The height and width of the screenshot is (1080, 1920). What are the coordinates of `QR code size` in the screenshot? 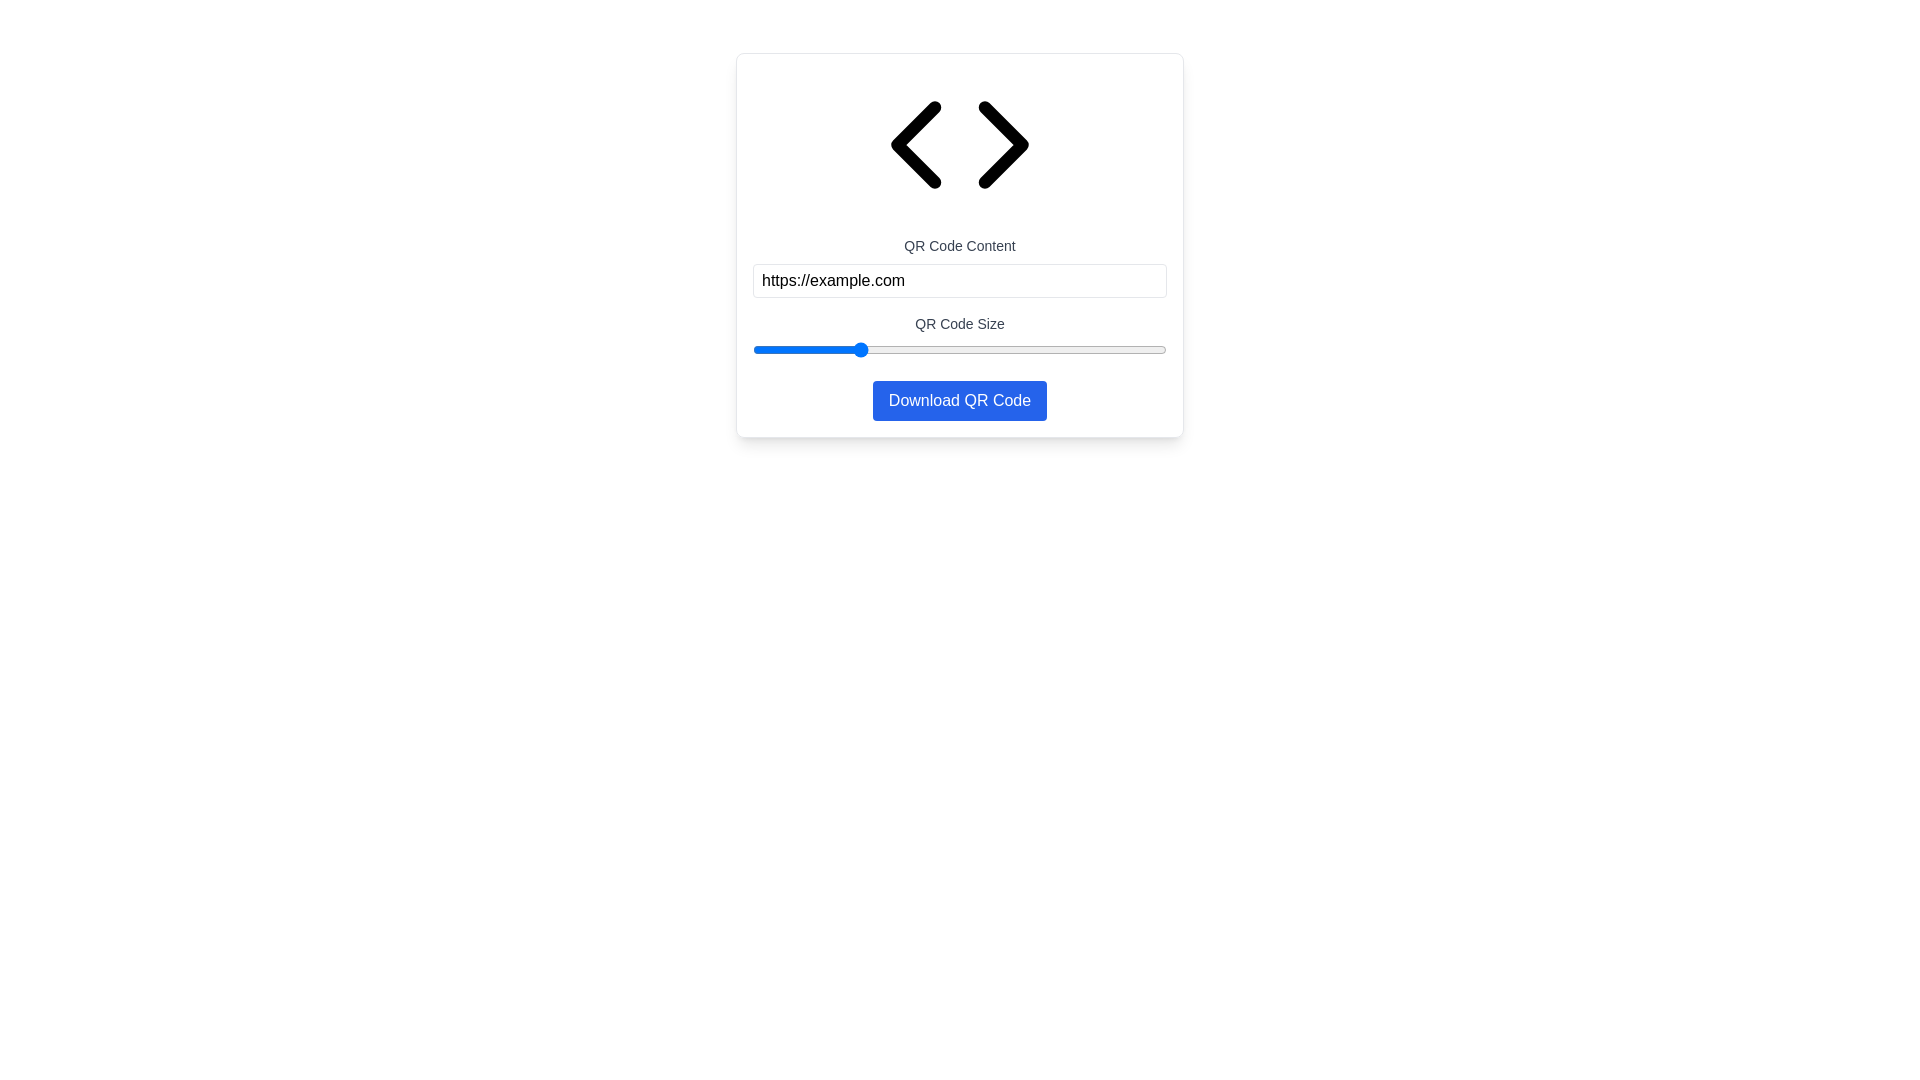 It's located at (1009, 349).